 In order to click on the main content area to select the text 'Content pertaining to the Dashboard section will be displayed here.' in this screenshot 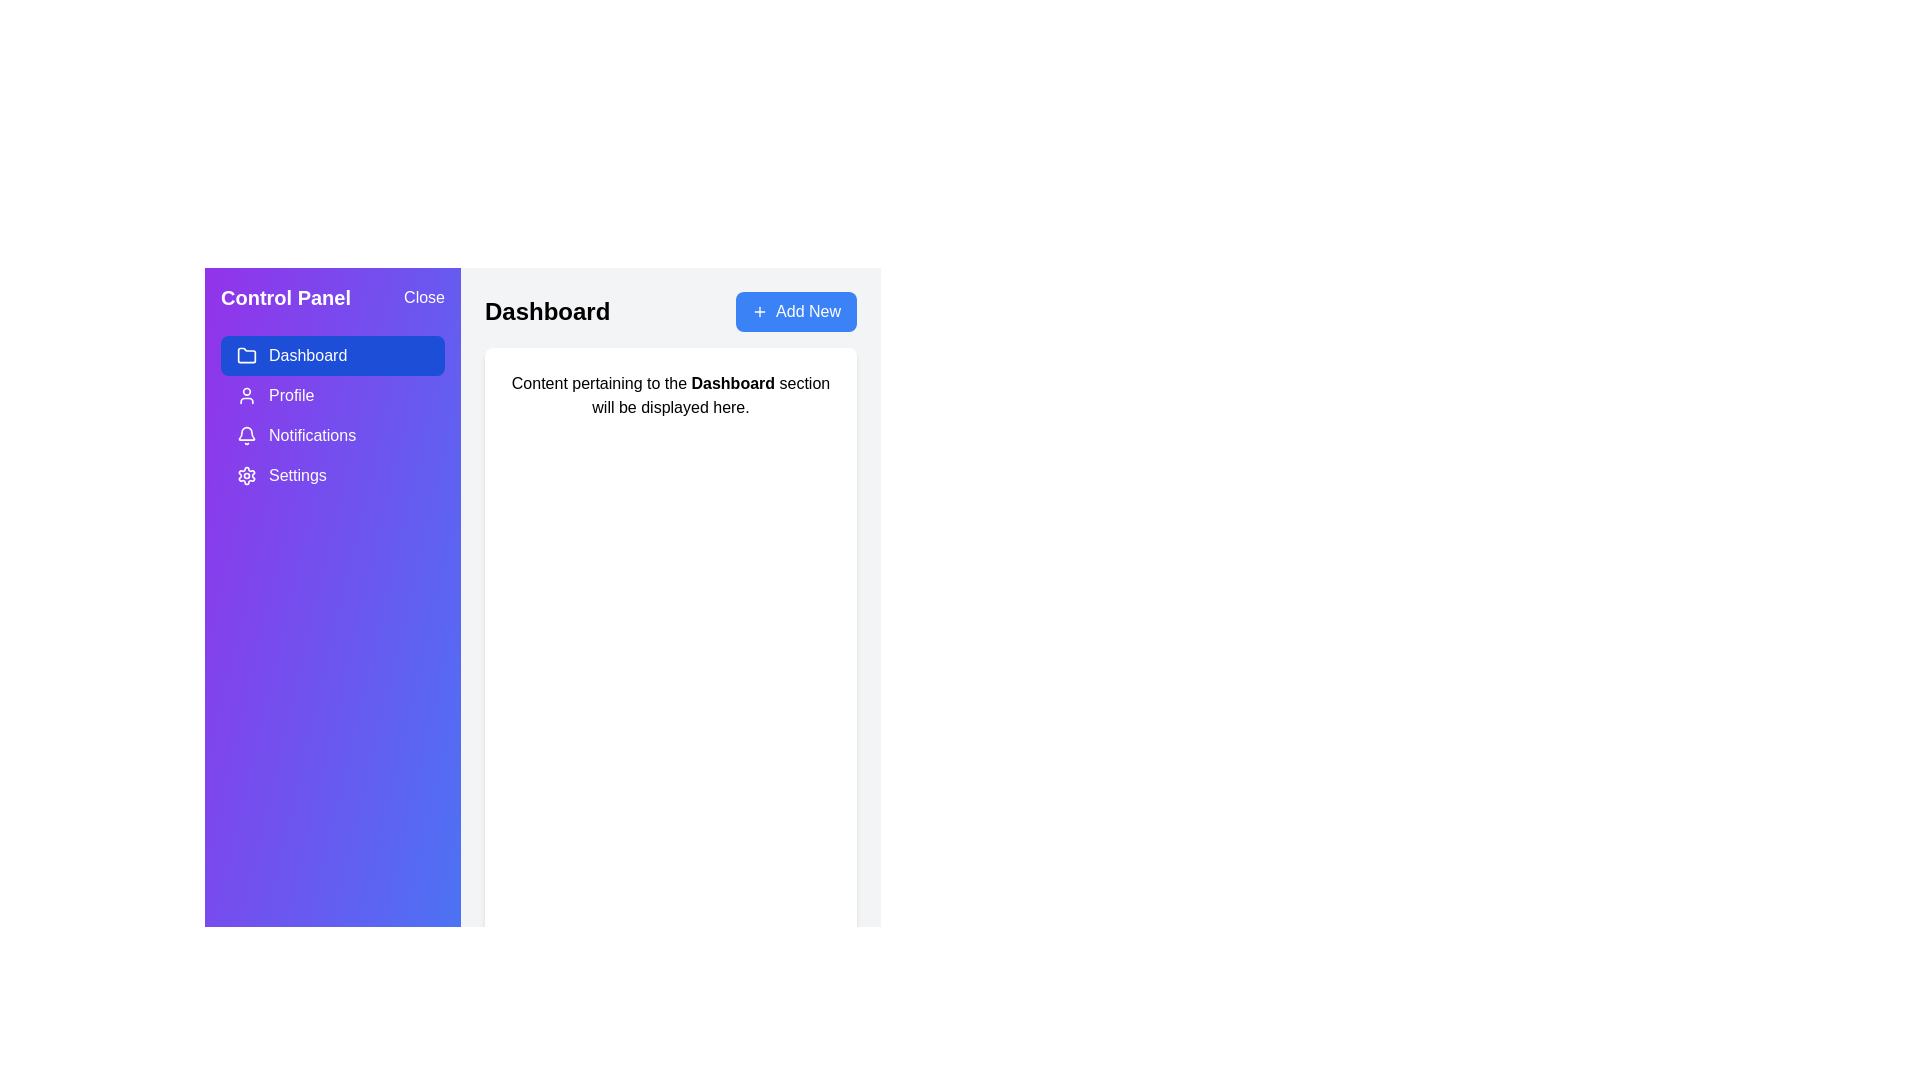, I will do `click(671, 396)`.